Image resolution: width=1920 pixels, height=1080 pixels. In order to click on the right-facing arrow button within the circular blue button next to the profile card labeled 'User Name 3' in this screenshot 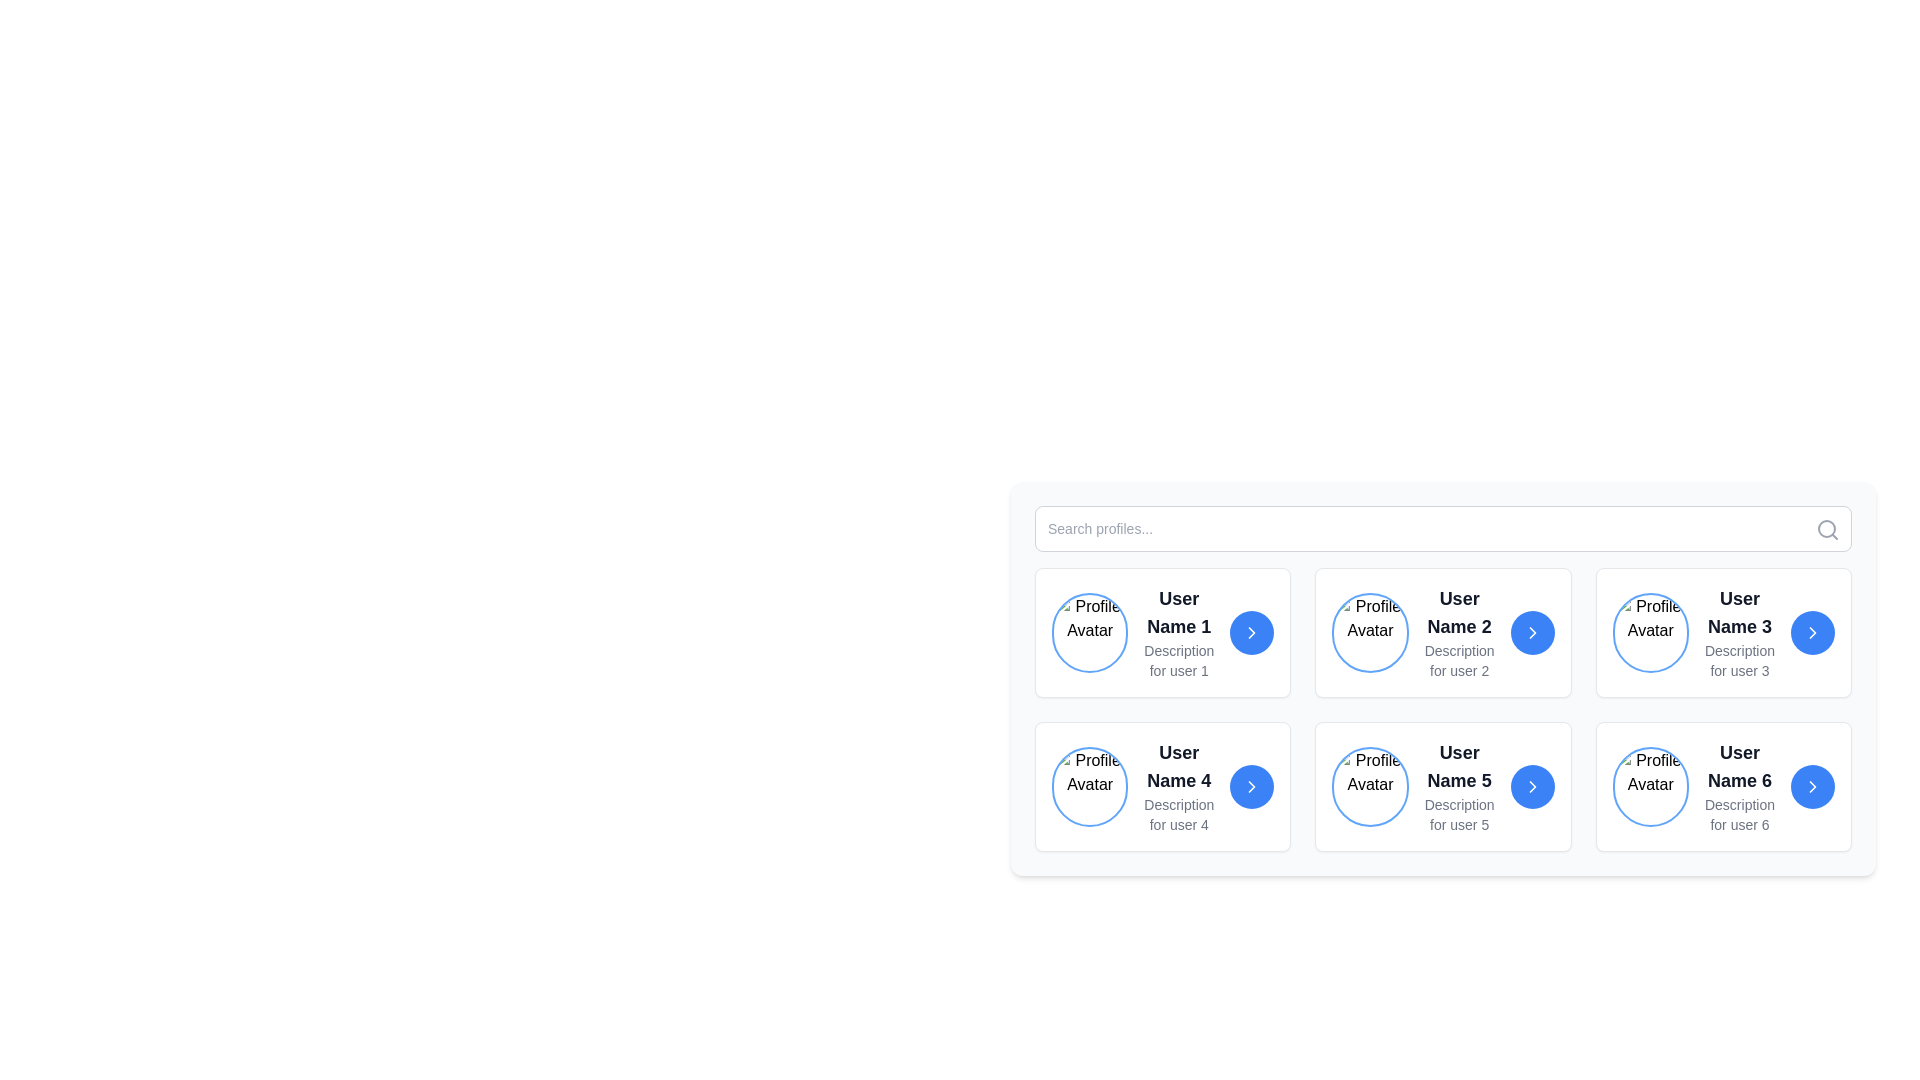, I will do `click(1813, 632)`.